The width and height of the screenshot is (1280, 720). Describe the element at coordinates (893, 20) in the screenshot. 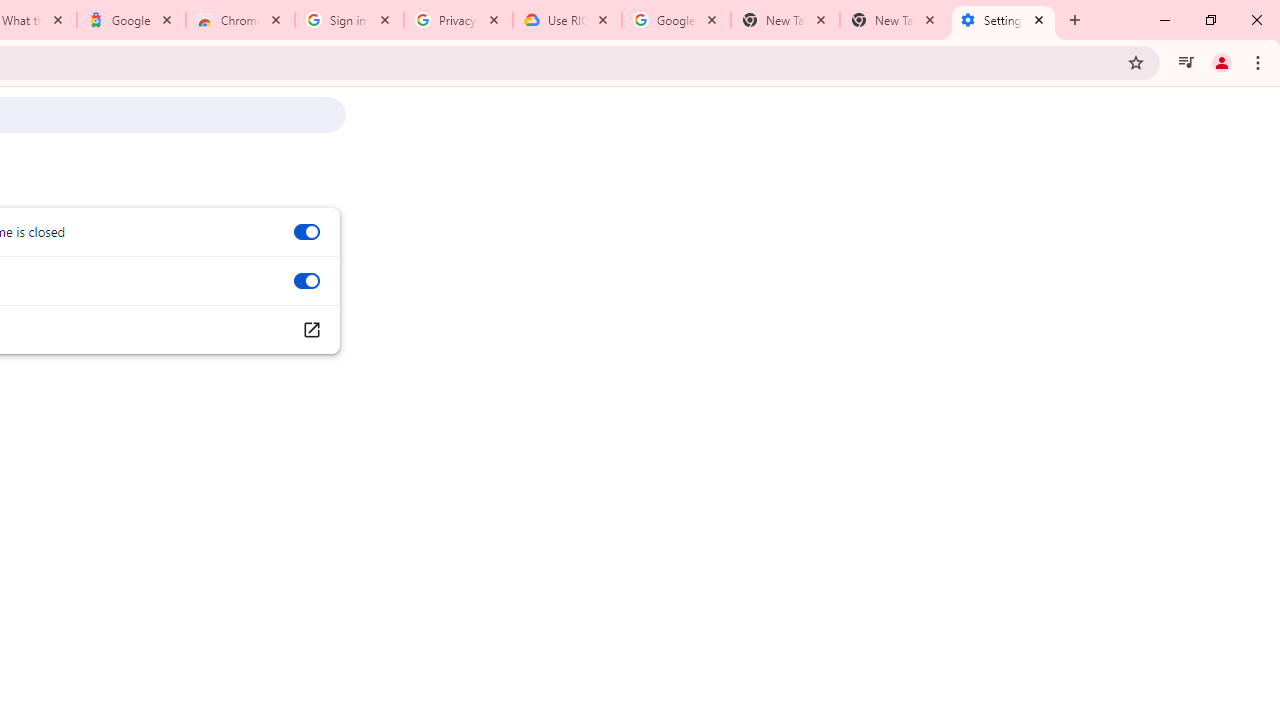

I see `'New Tab'` at that location.